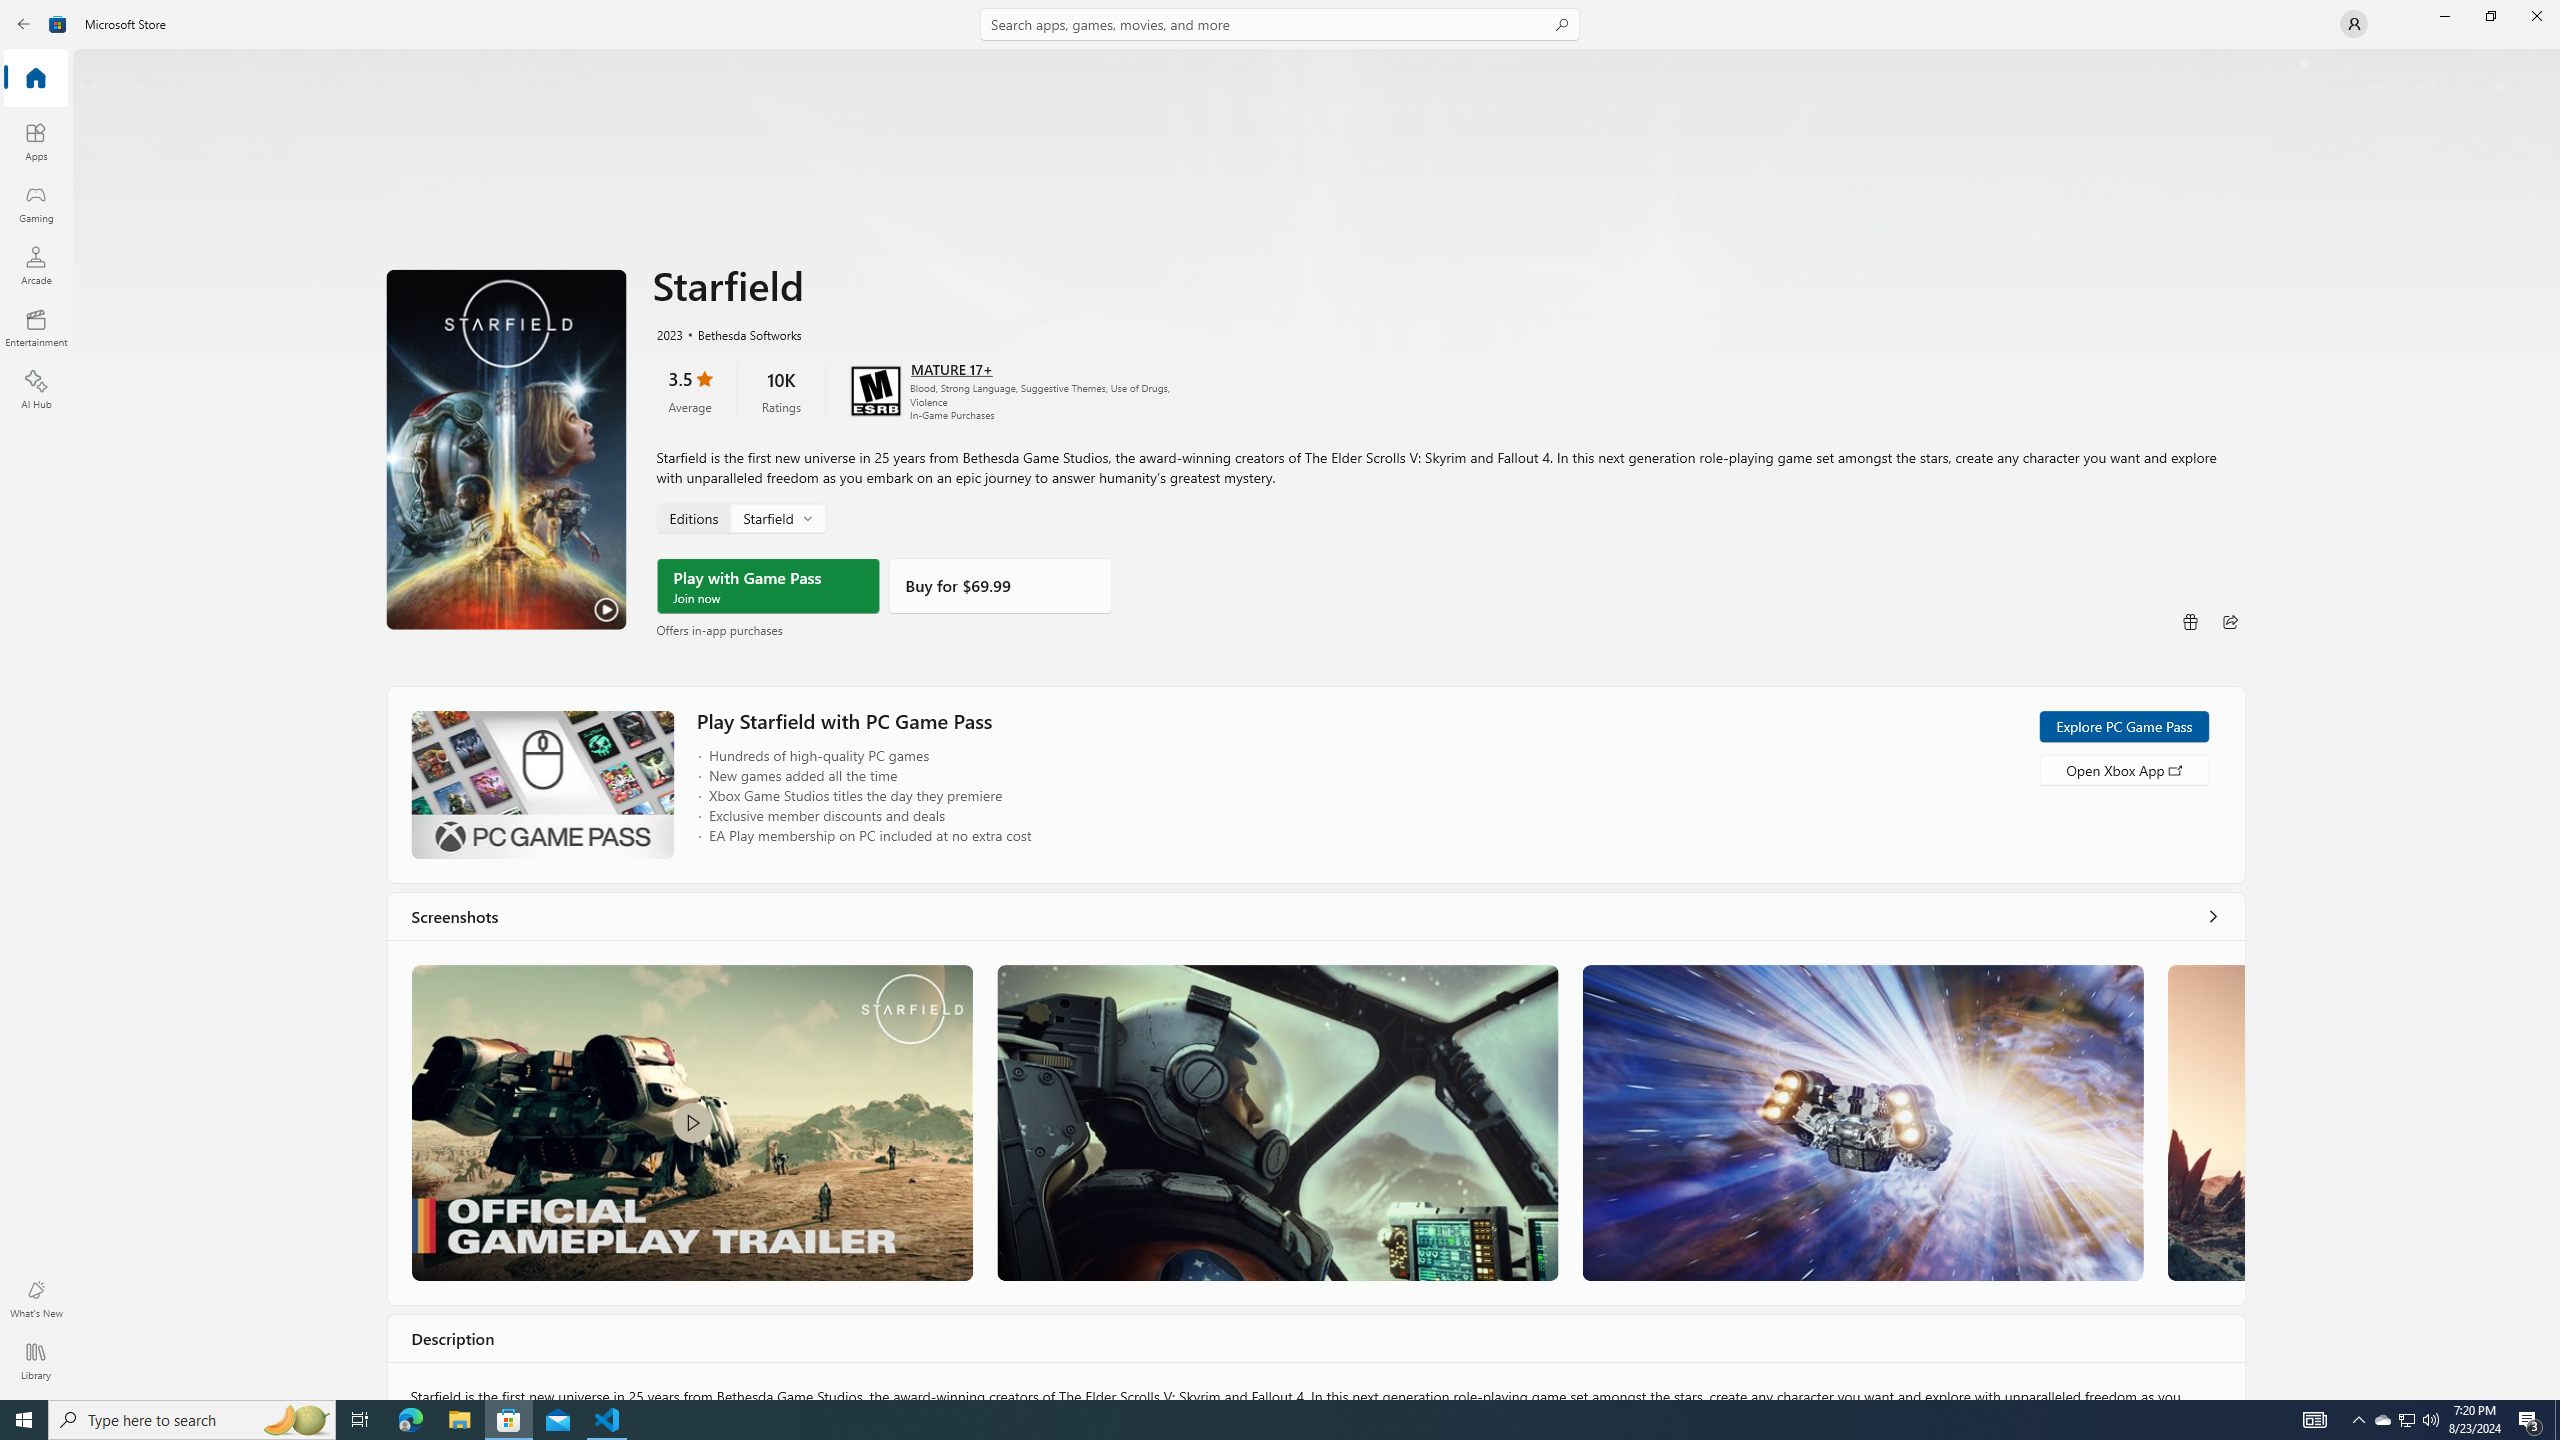  Describe the element at coordinates (2213, 915) in the screenshot. I see `'See all'` at that location.